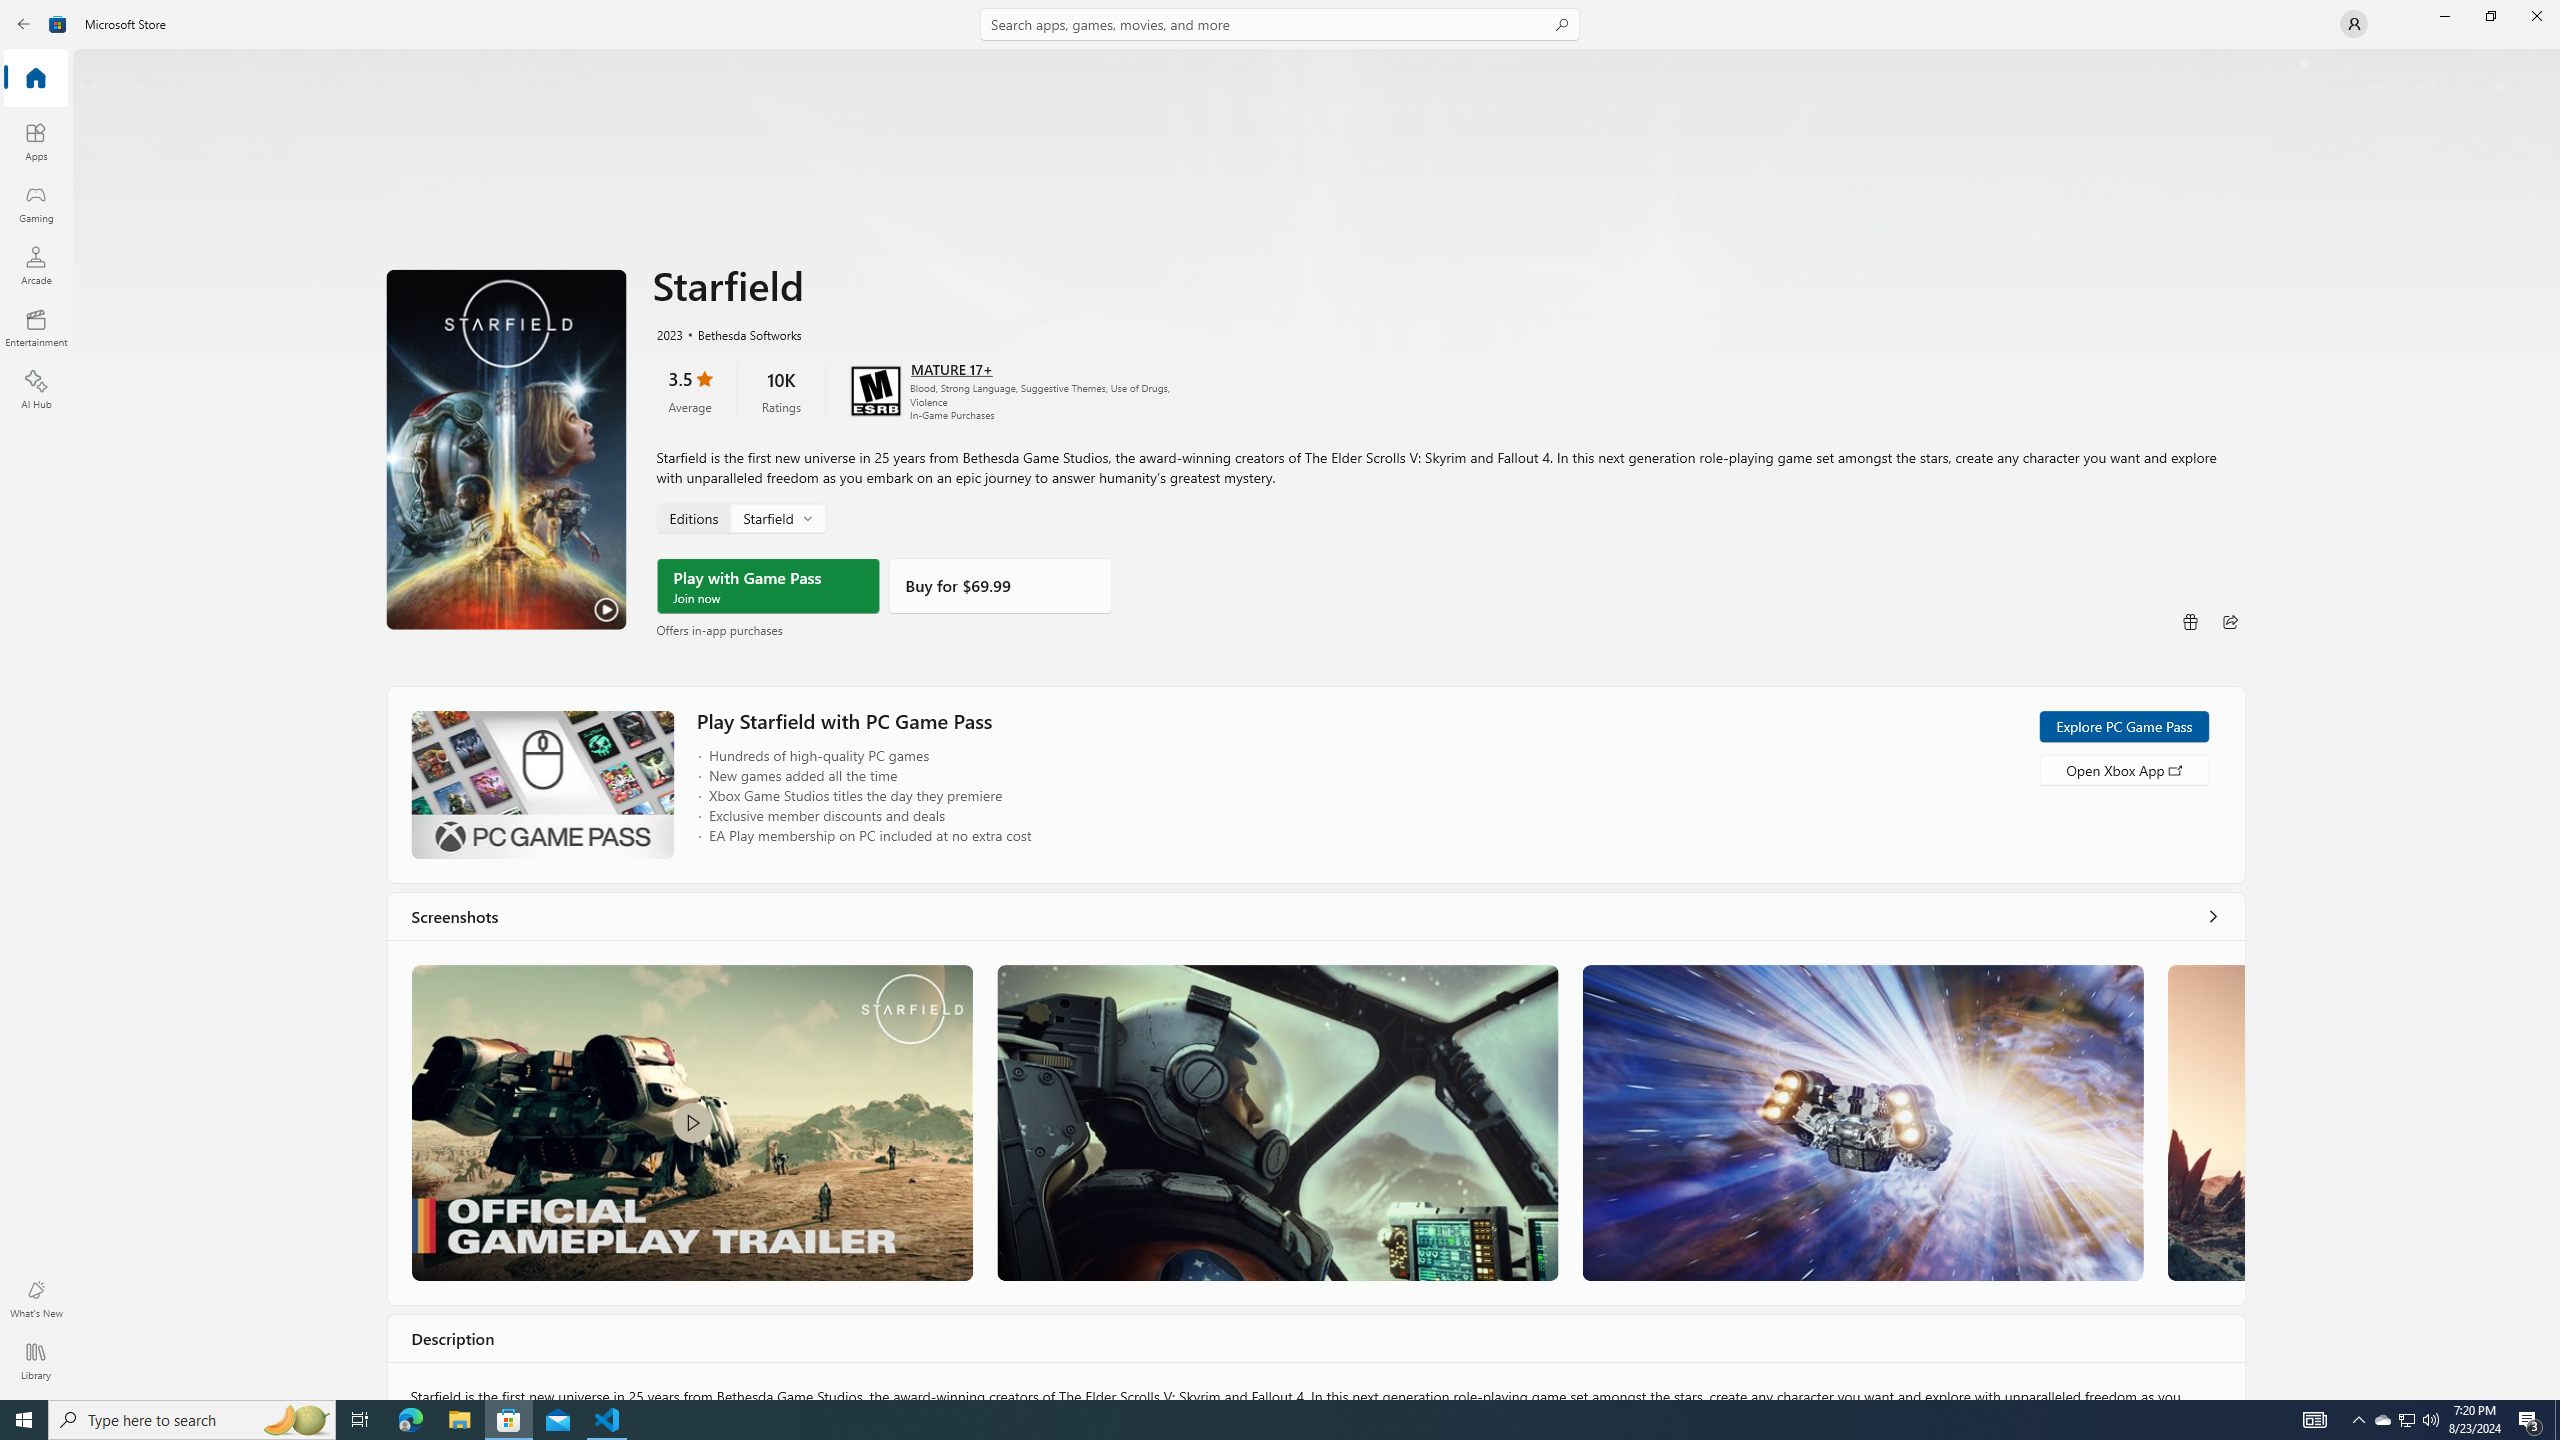  Describe the element at coordinates (2213, 915) in the screenshot. I see `'See all'` at that location.